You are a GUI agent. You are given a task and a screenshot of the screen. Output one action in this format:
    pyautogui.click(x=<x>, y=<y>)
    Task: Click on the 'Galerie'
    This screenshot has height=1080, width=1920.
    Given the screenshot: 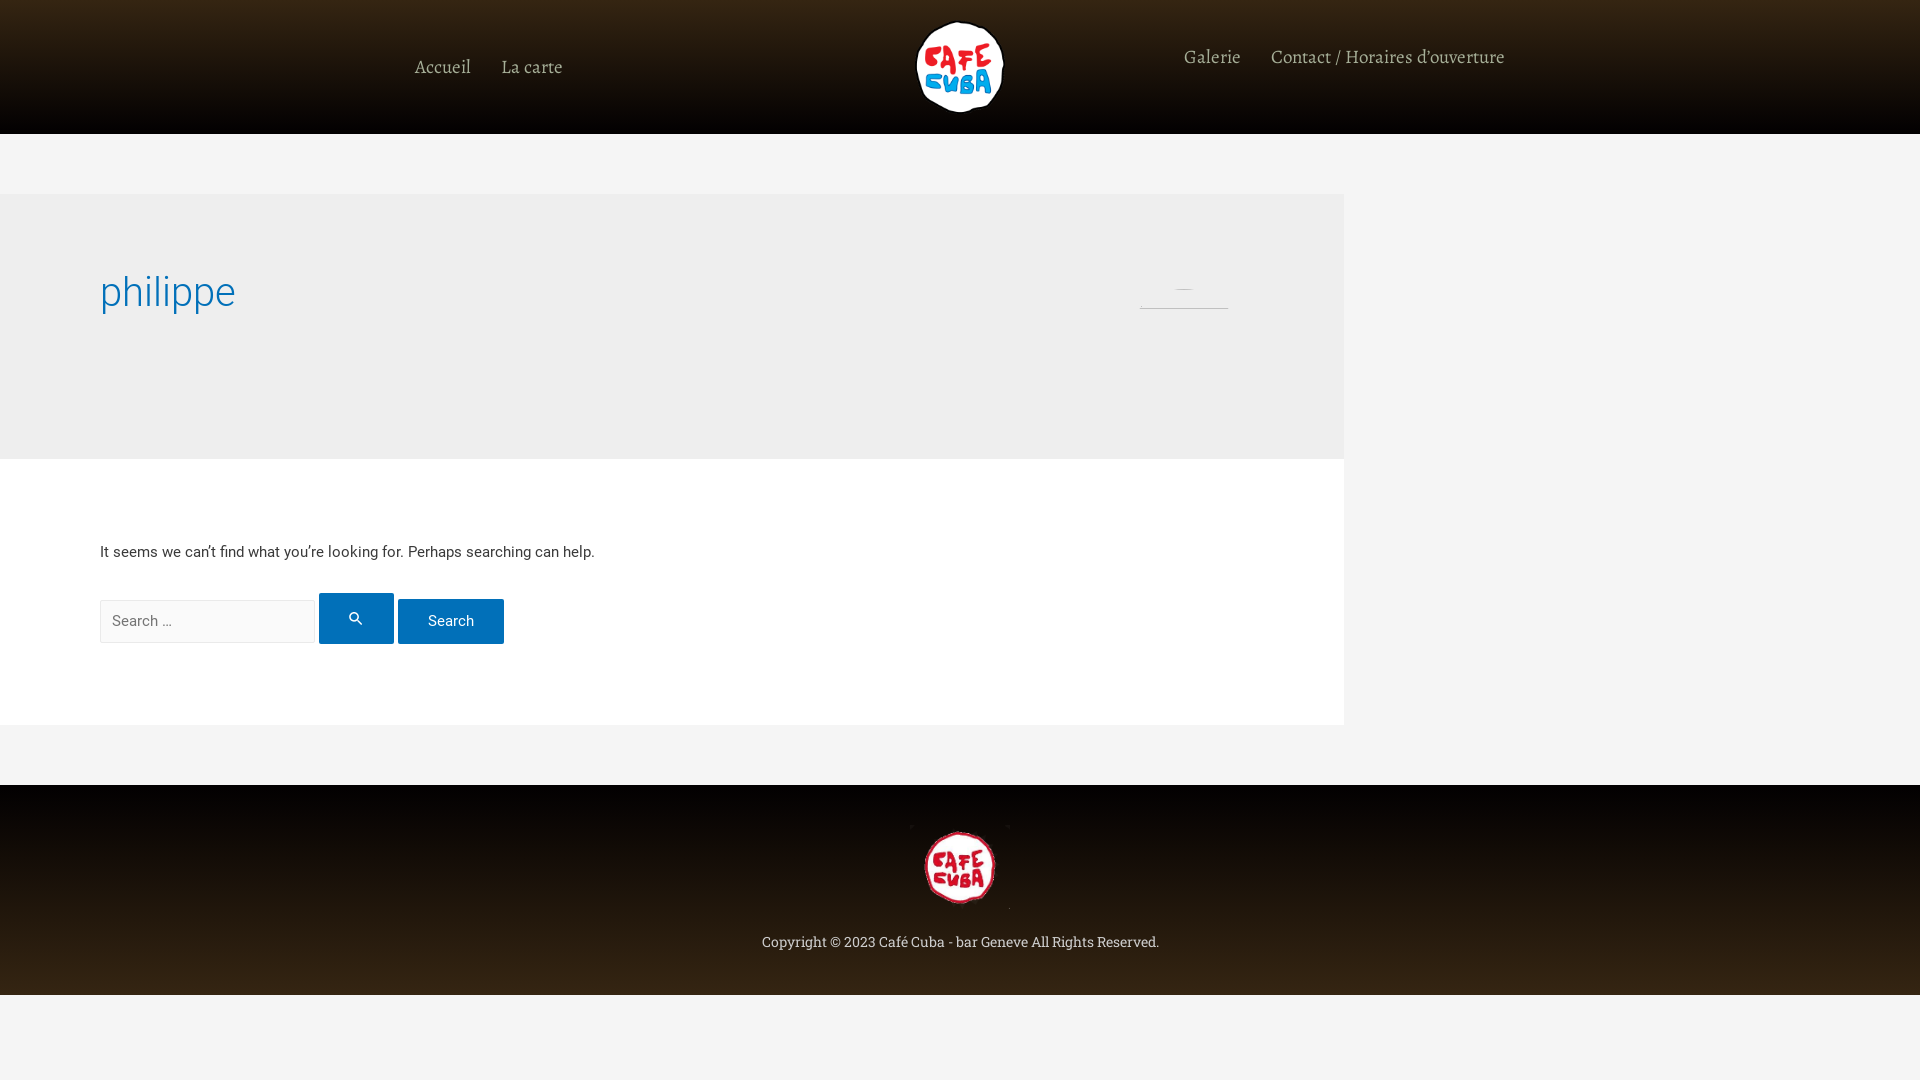 What is the action you would take?
    pyautogui.click(x=1211, y=56)
    